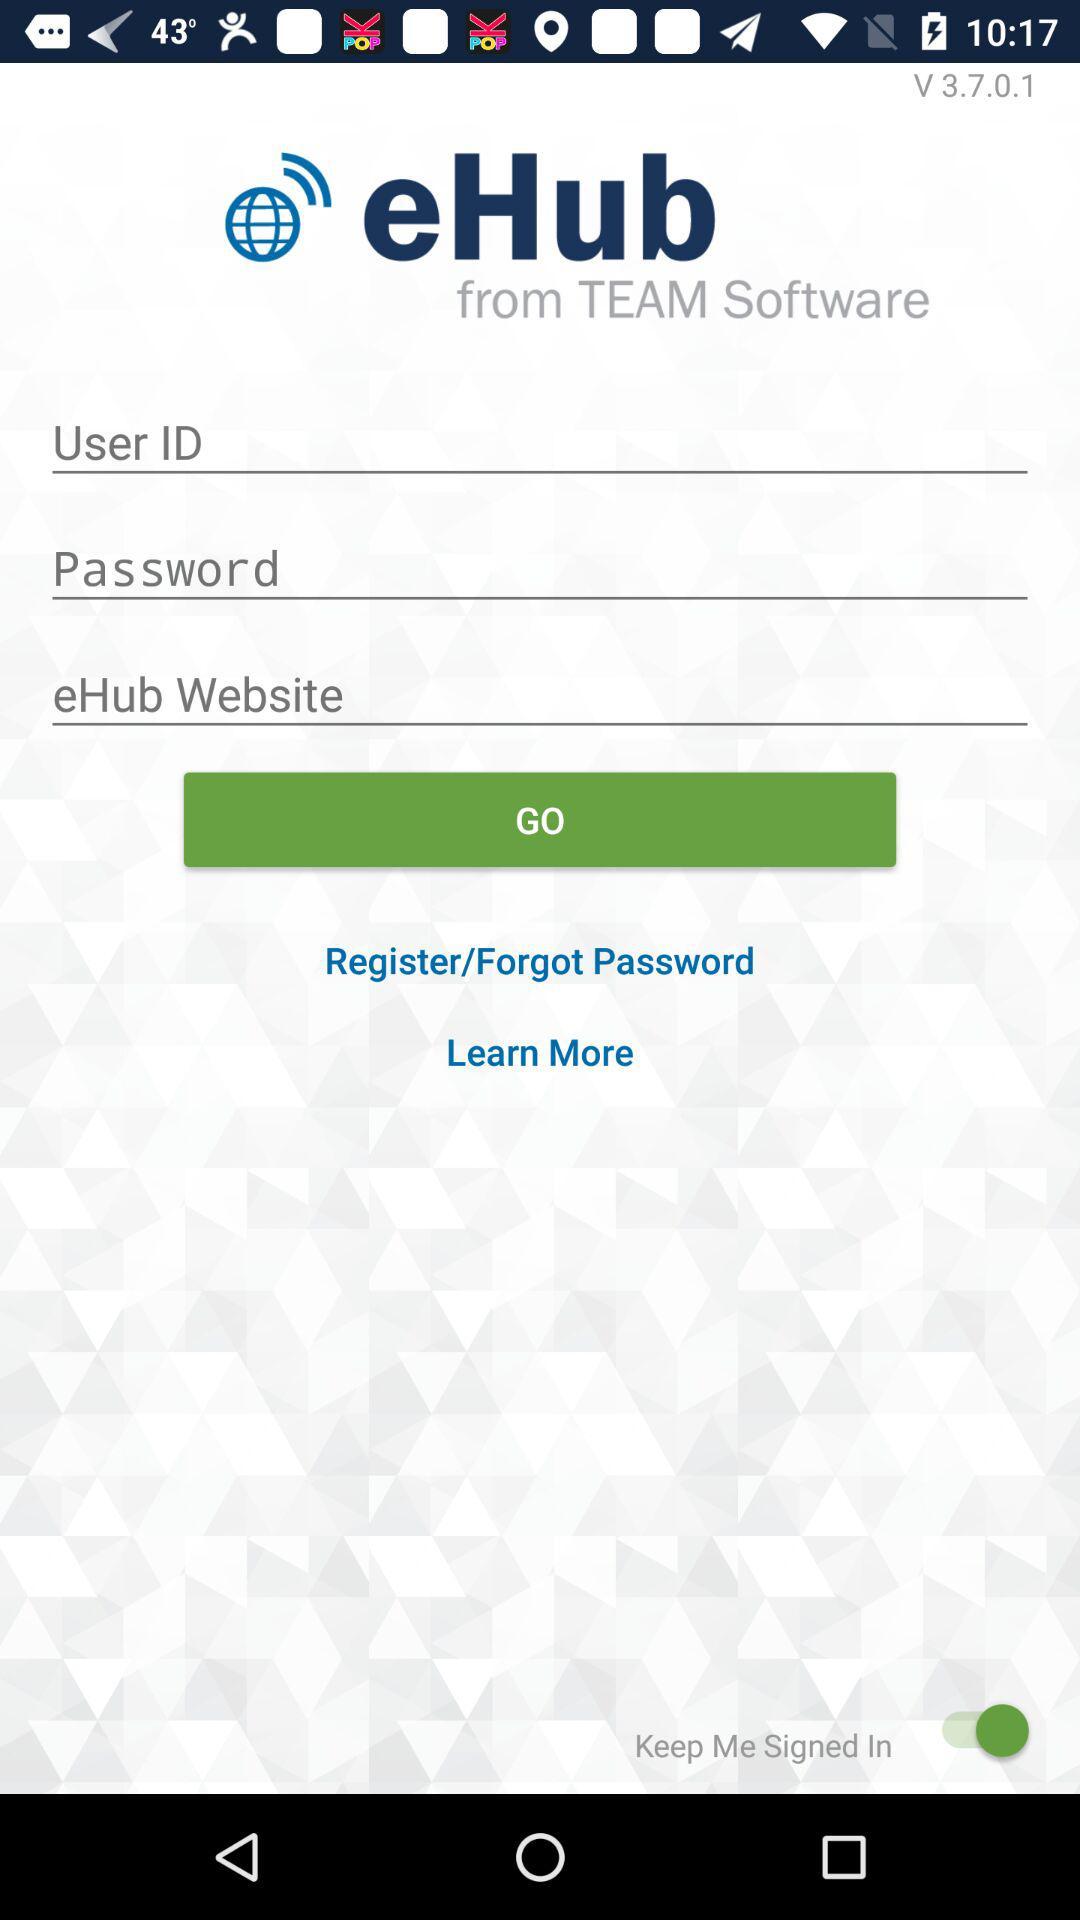 The width and height of the screenshot is (1080, 1920). What do you see at coordinates (540, 557) in the screenshot?
I see `password` at bounding box center [540, 557].